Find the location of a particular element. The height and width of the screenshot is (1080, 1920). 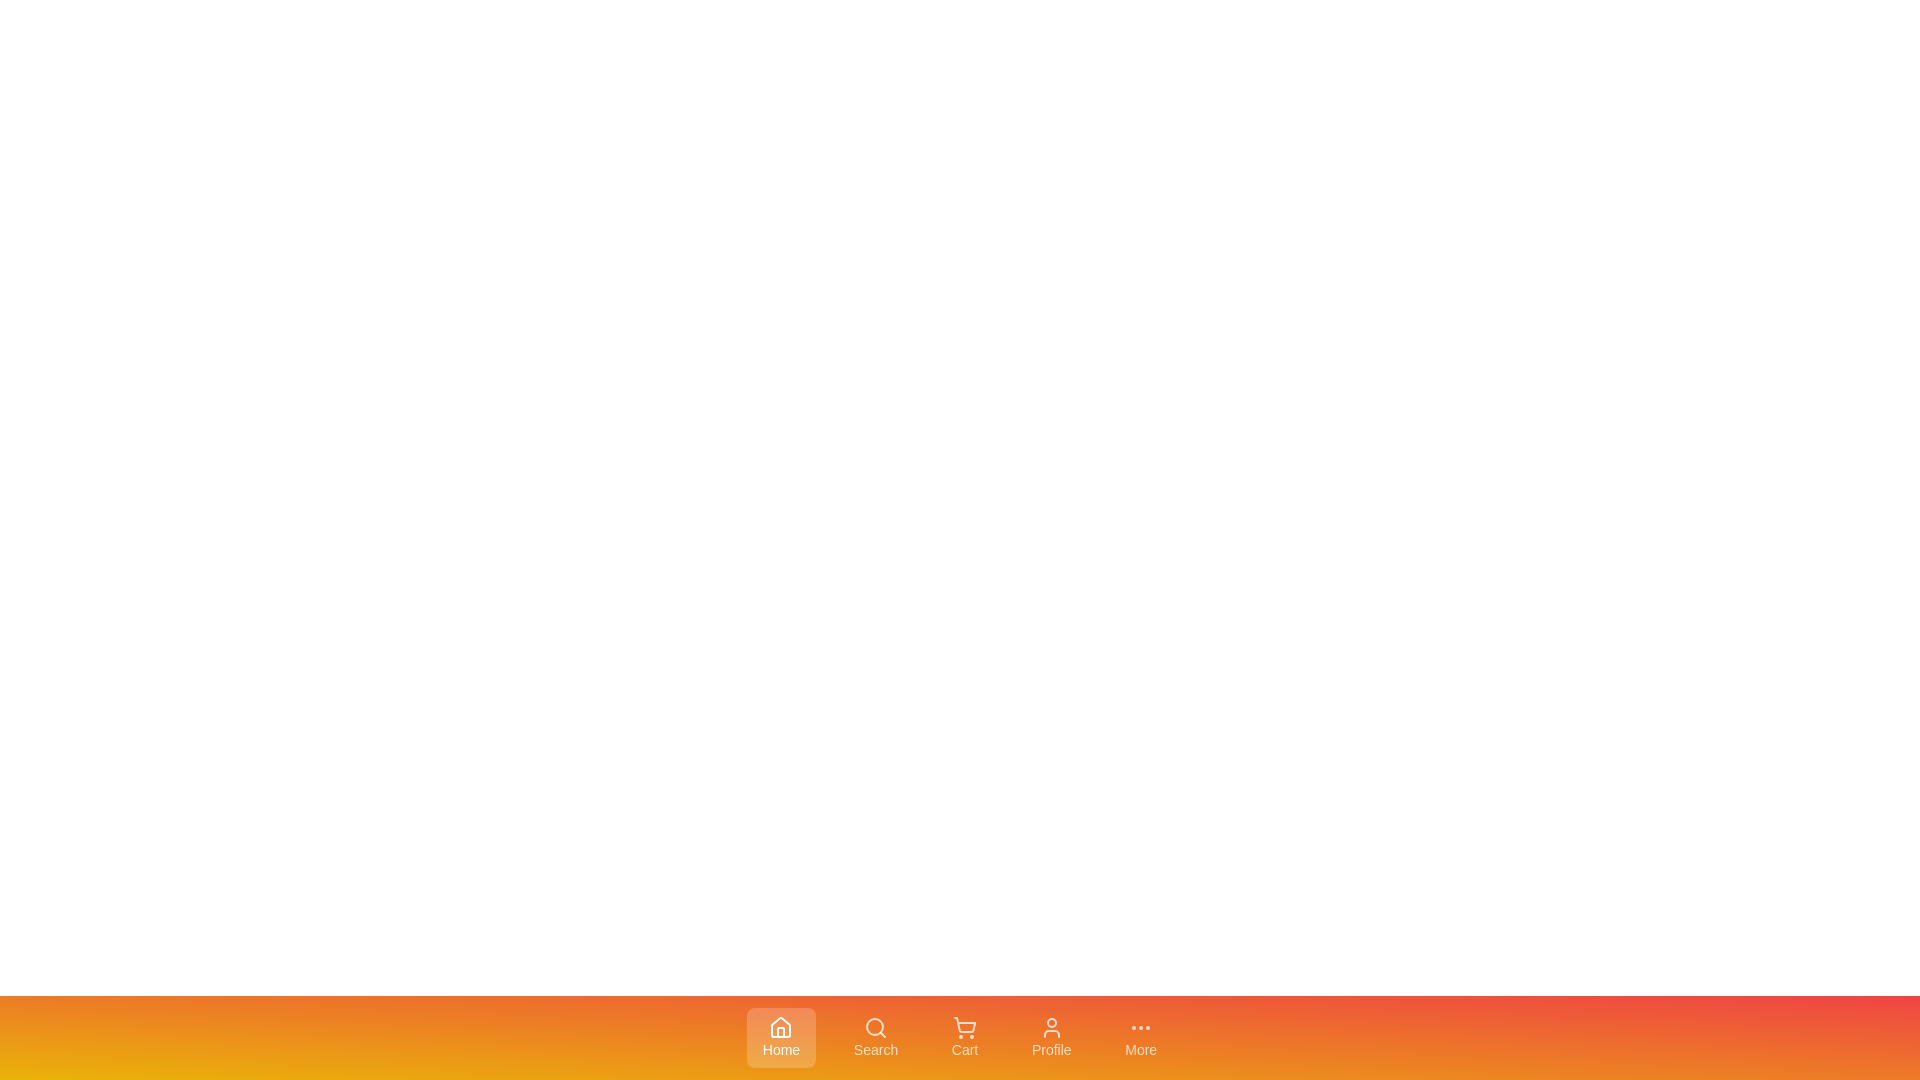

the Home tab in the bottom navigation bar is located at coordinates (780, 1036).